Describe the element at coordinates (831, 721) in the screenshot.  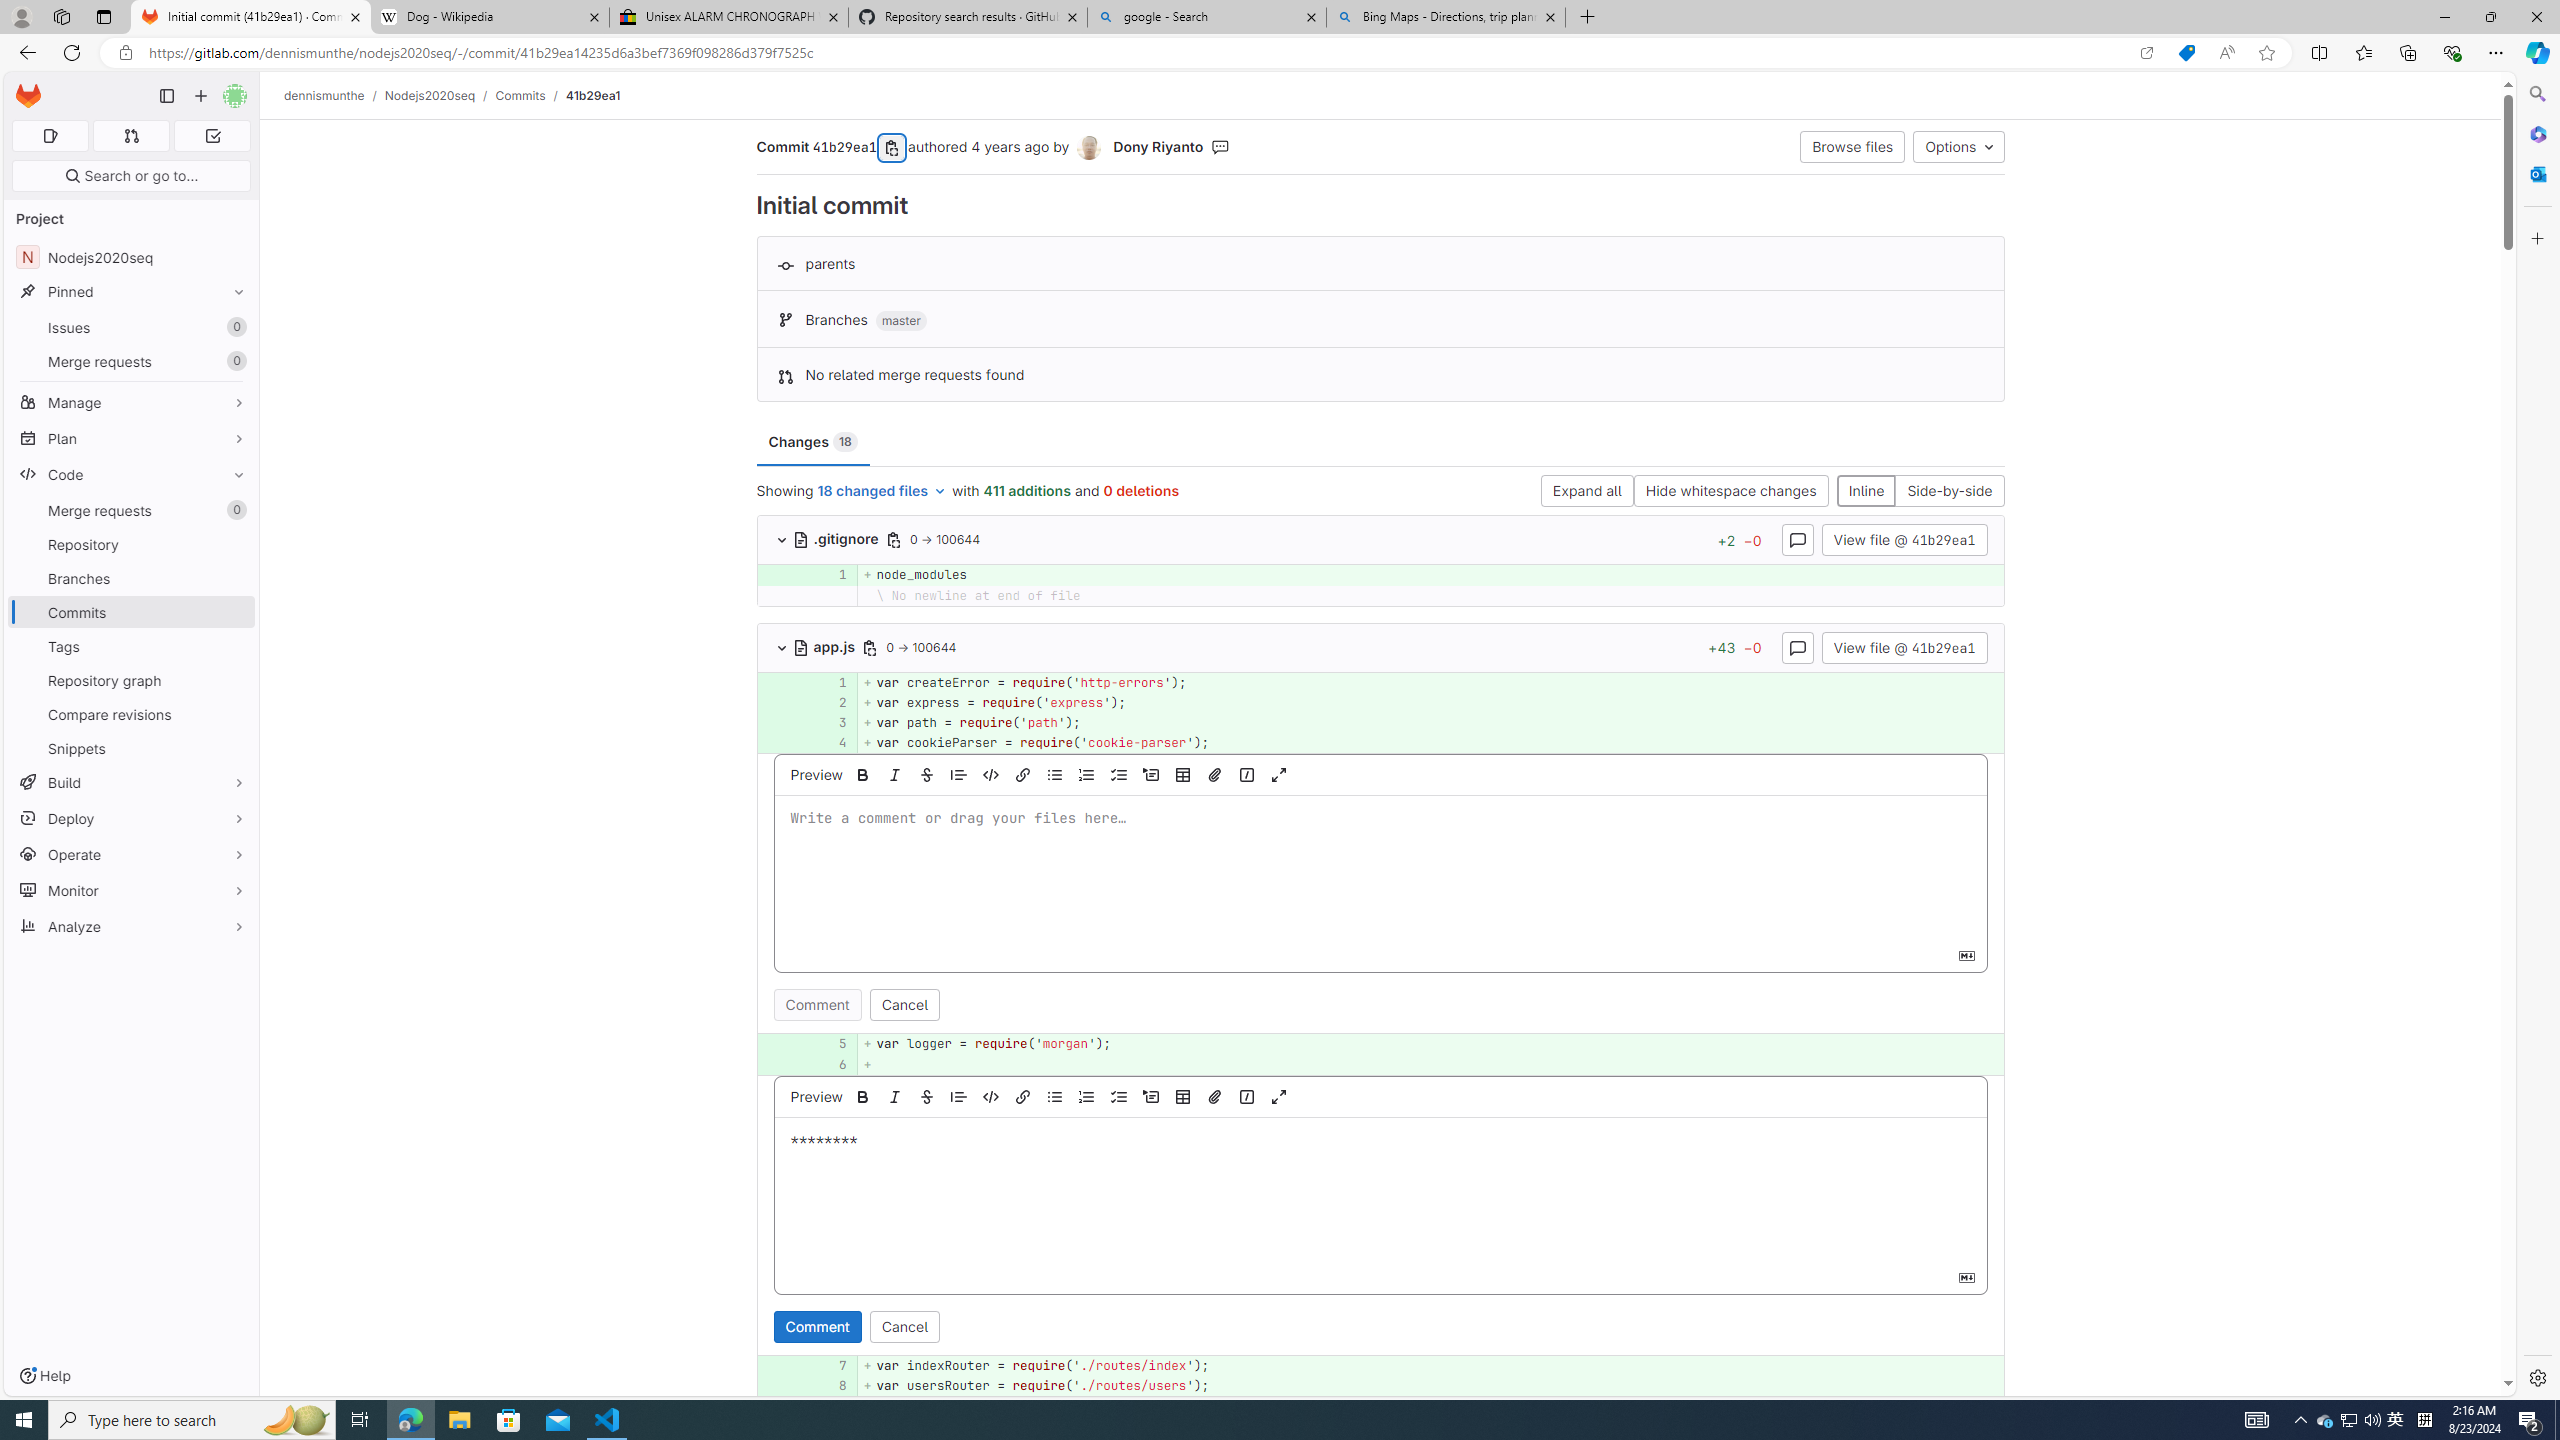
I see `'3'` at that location.